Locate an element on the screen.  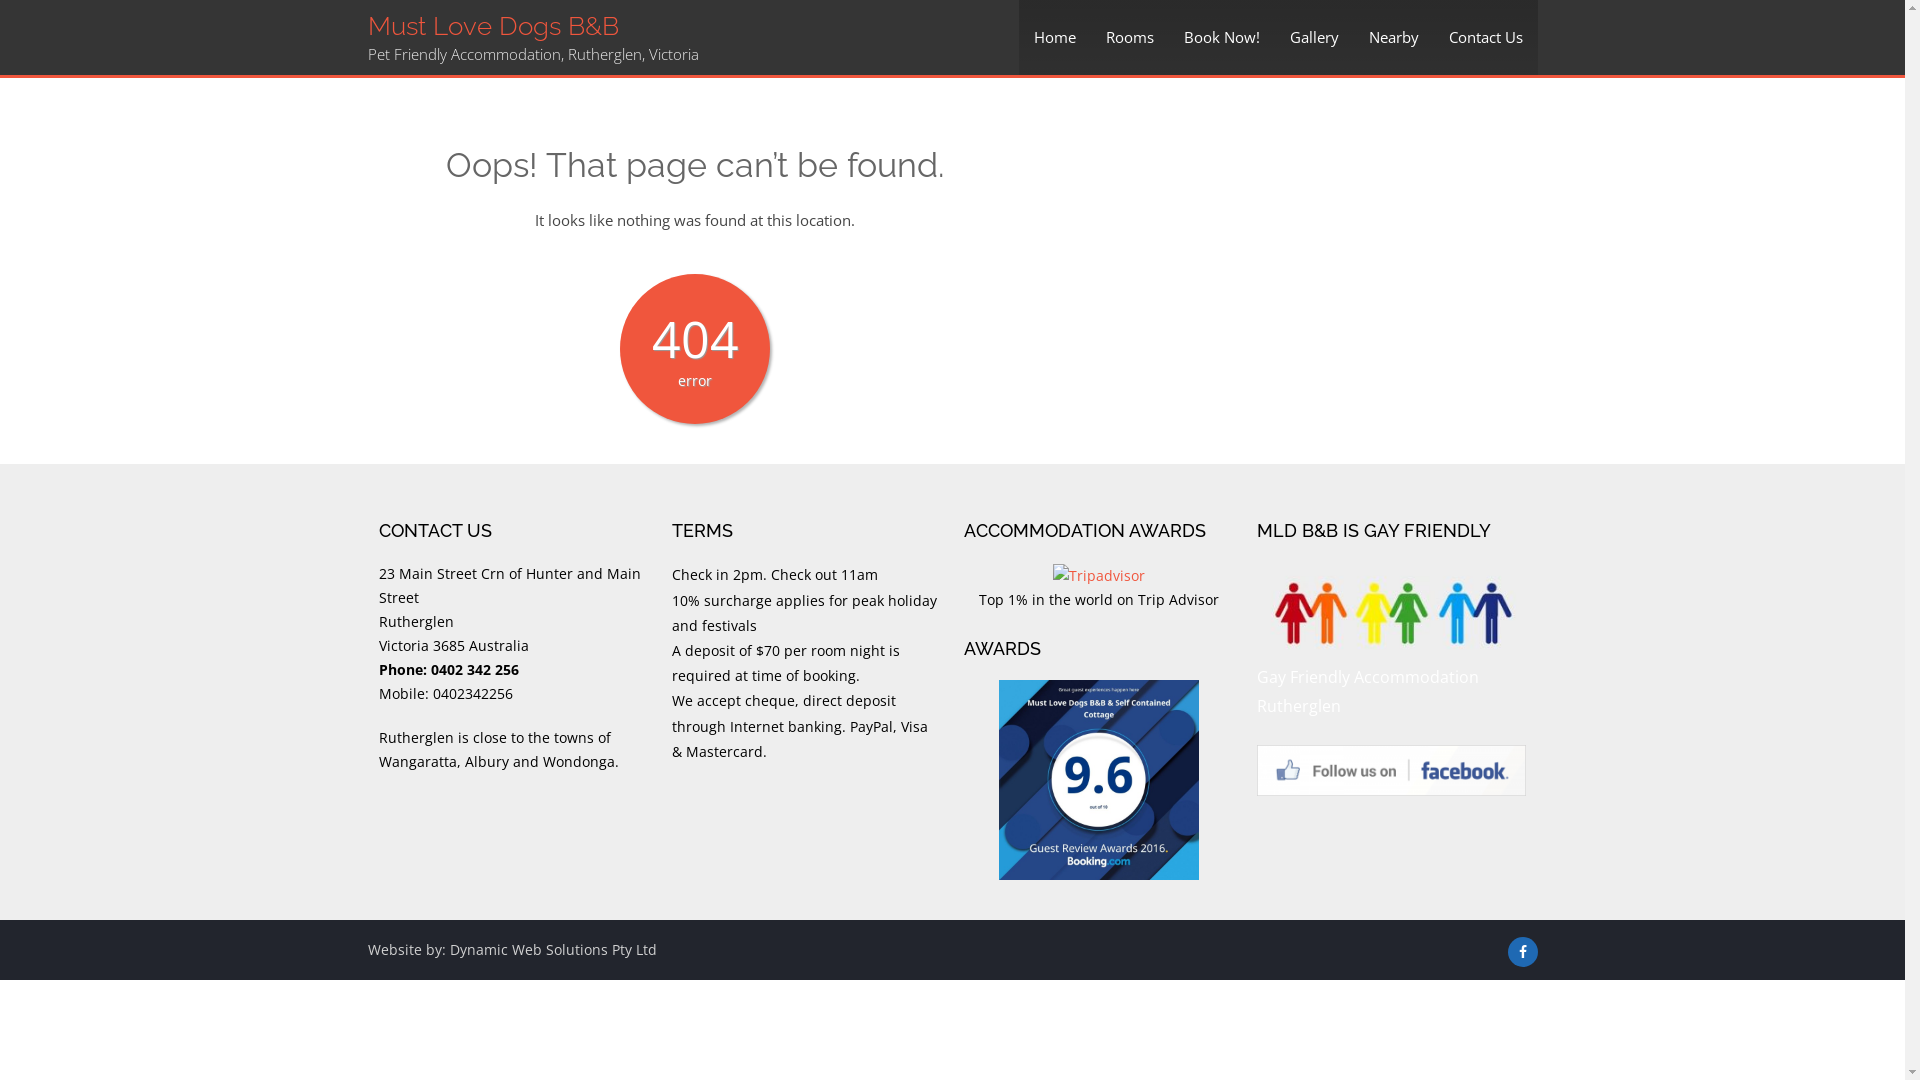
'Awards' is located at coordinates (1097, 778).